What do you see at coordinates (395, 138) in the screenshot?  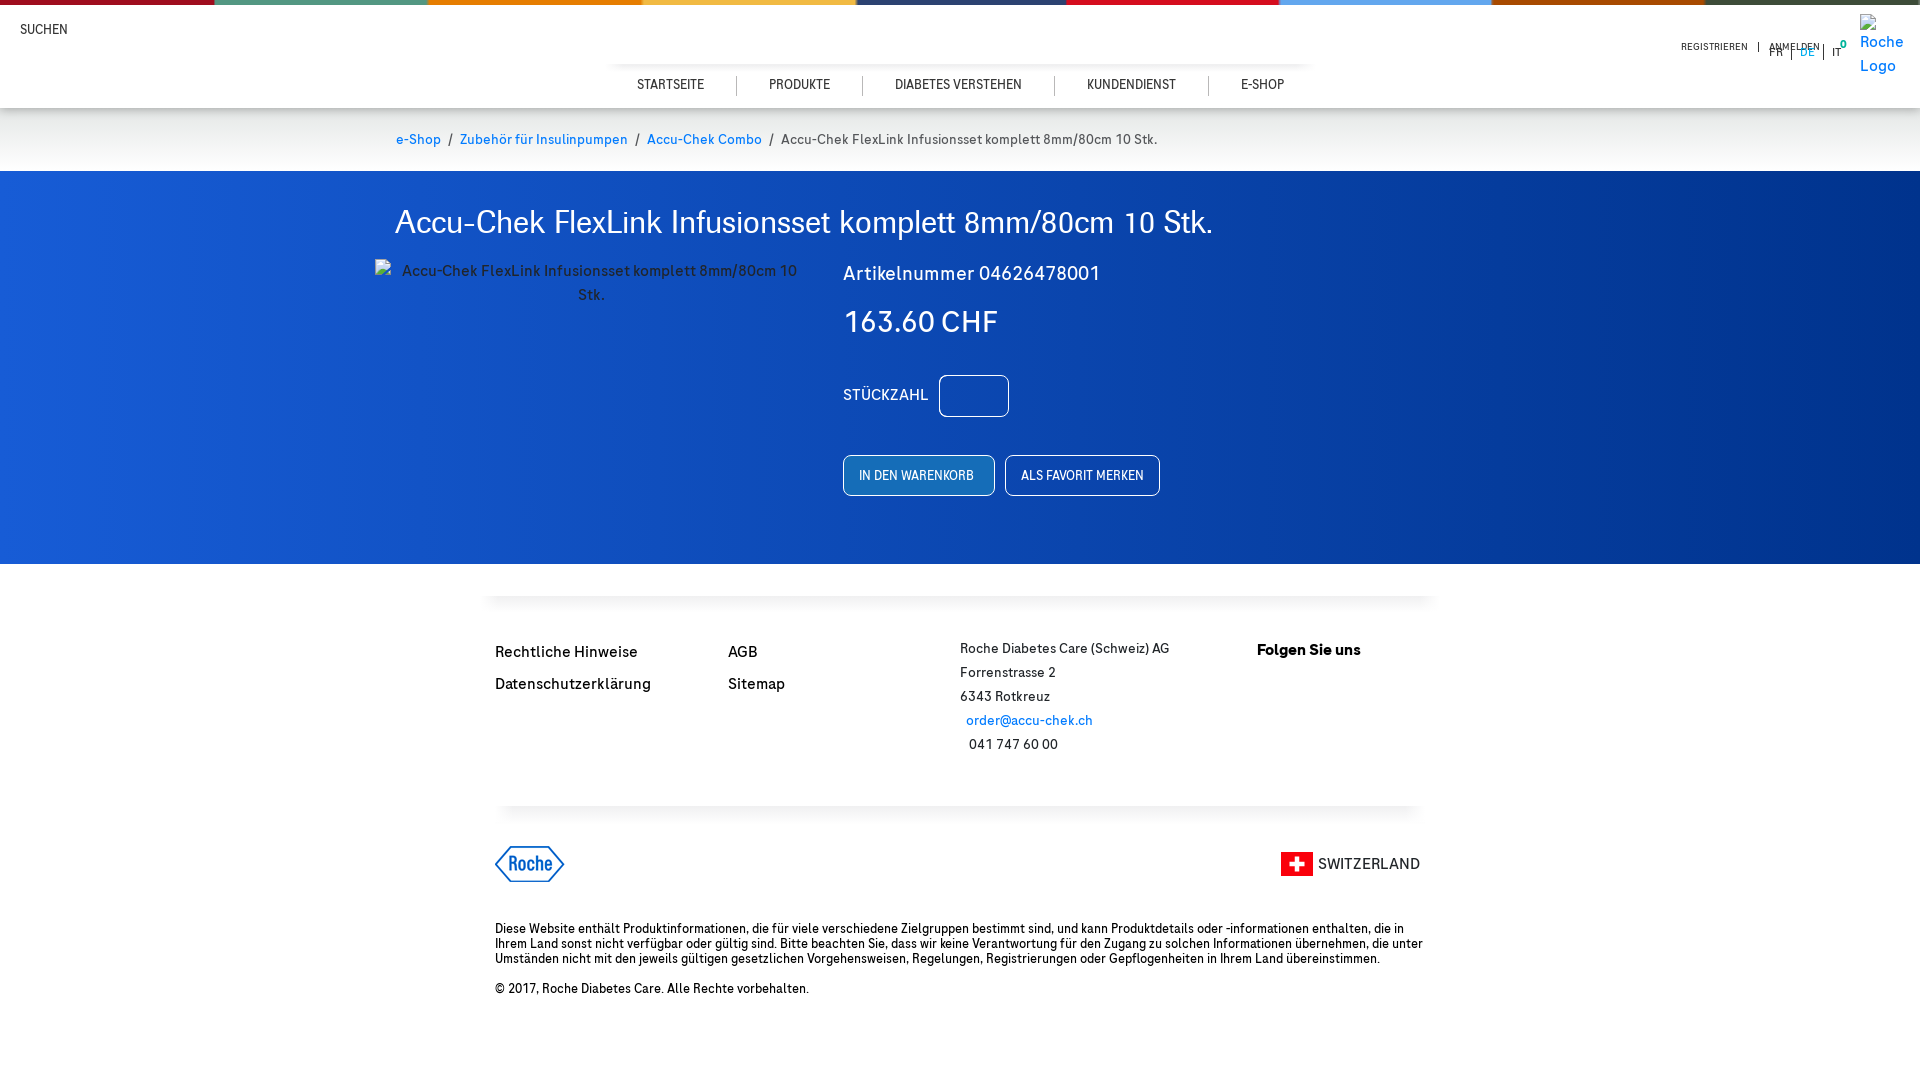 I see `'e-Shop'` at bounding box center [395, 138].